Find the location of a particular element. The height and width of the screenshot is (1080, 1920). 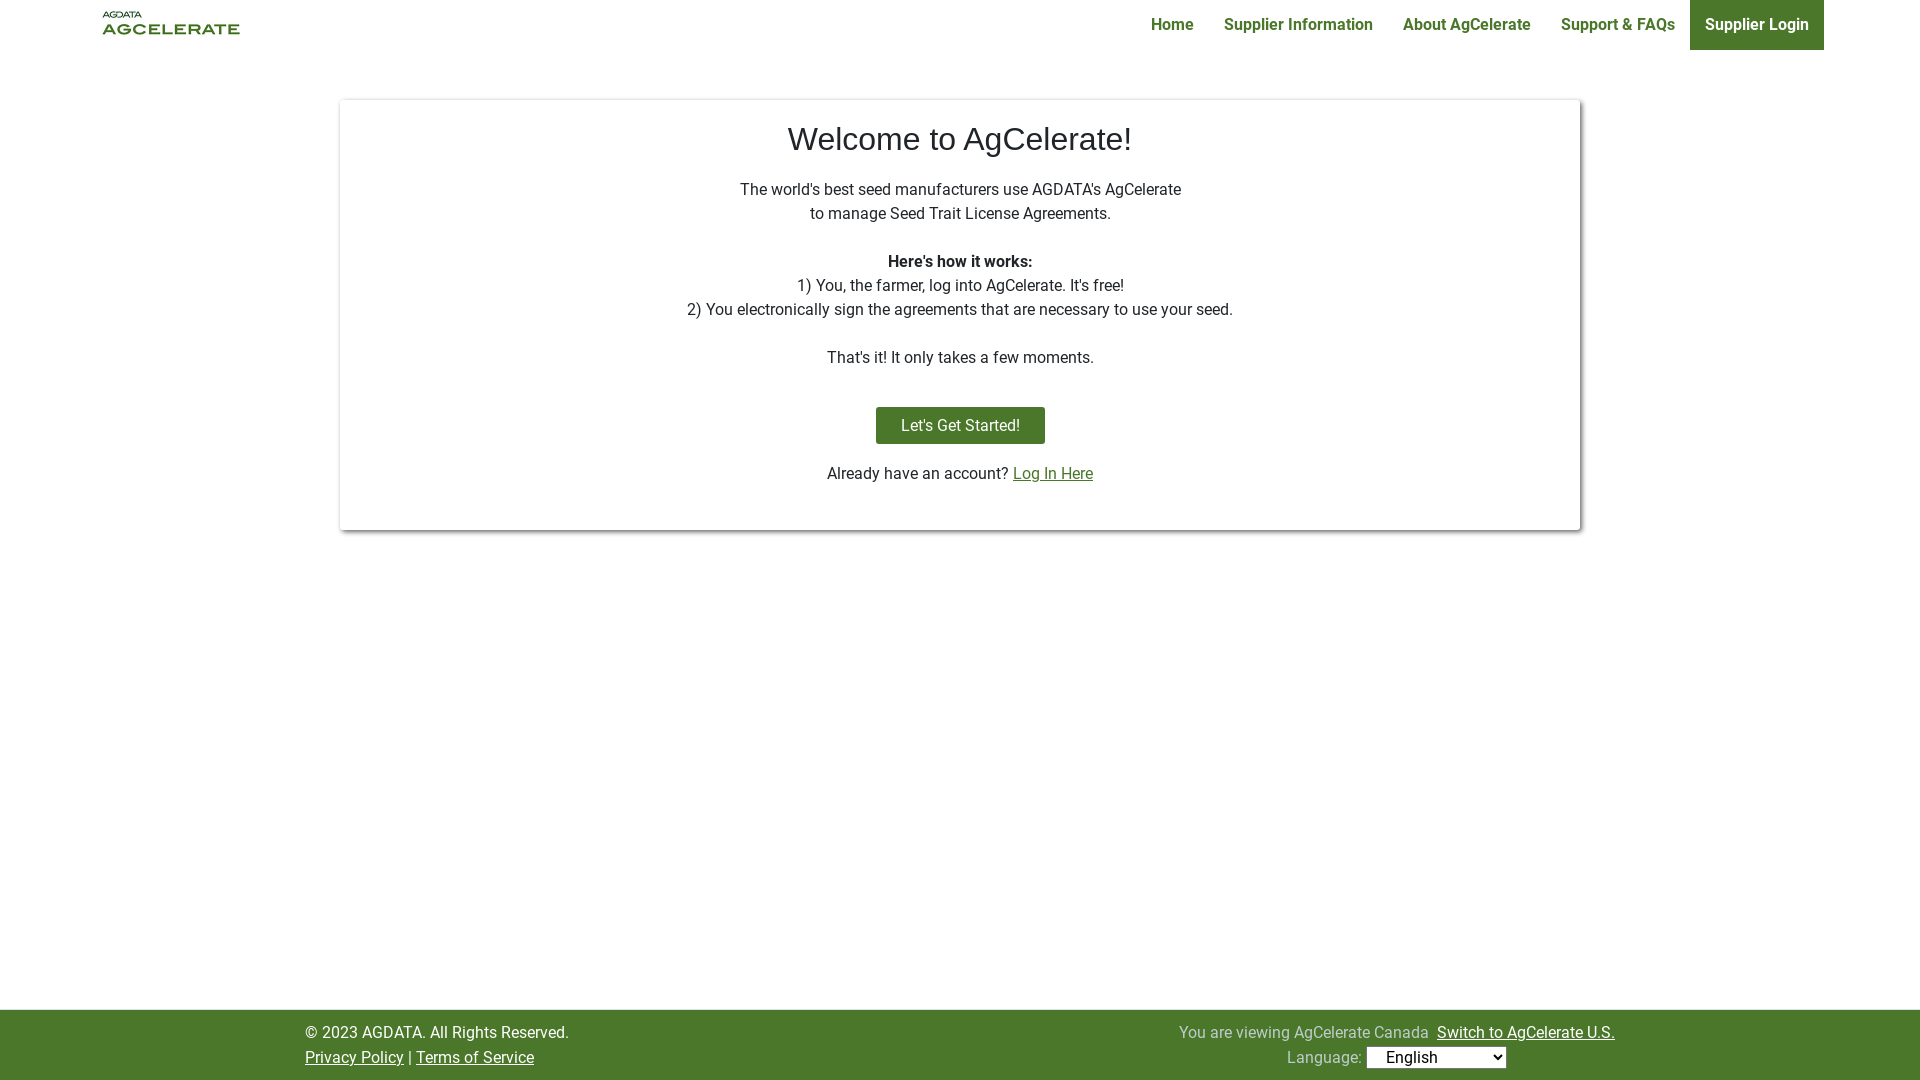

'Terms of Service' is located at coordinates (474, 1056).